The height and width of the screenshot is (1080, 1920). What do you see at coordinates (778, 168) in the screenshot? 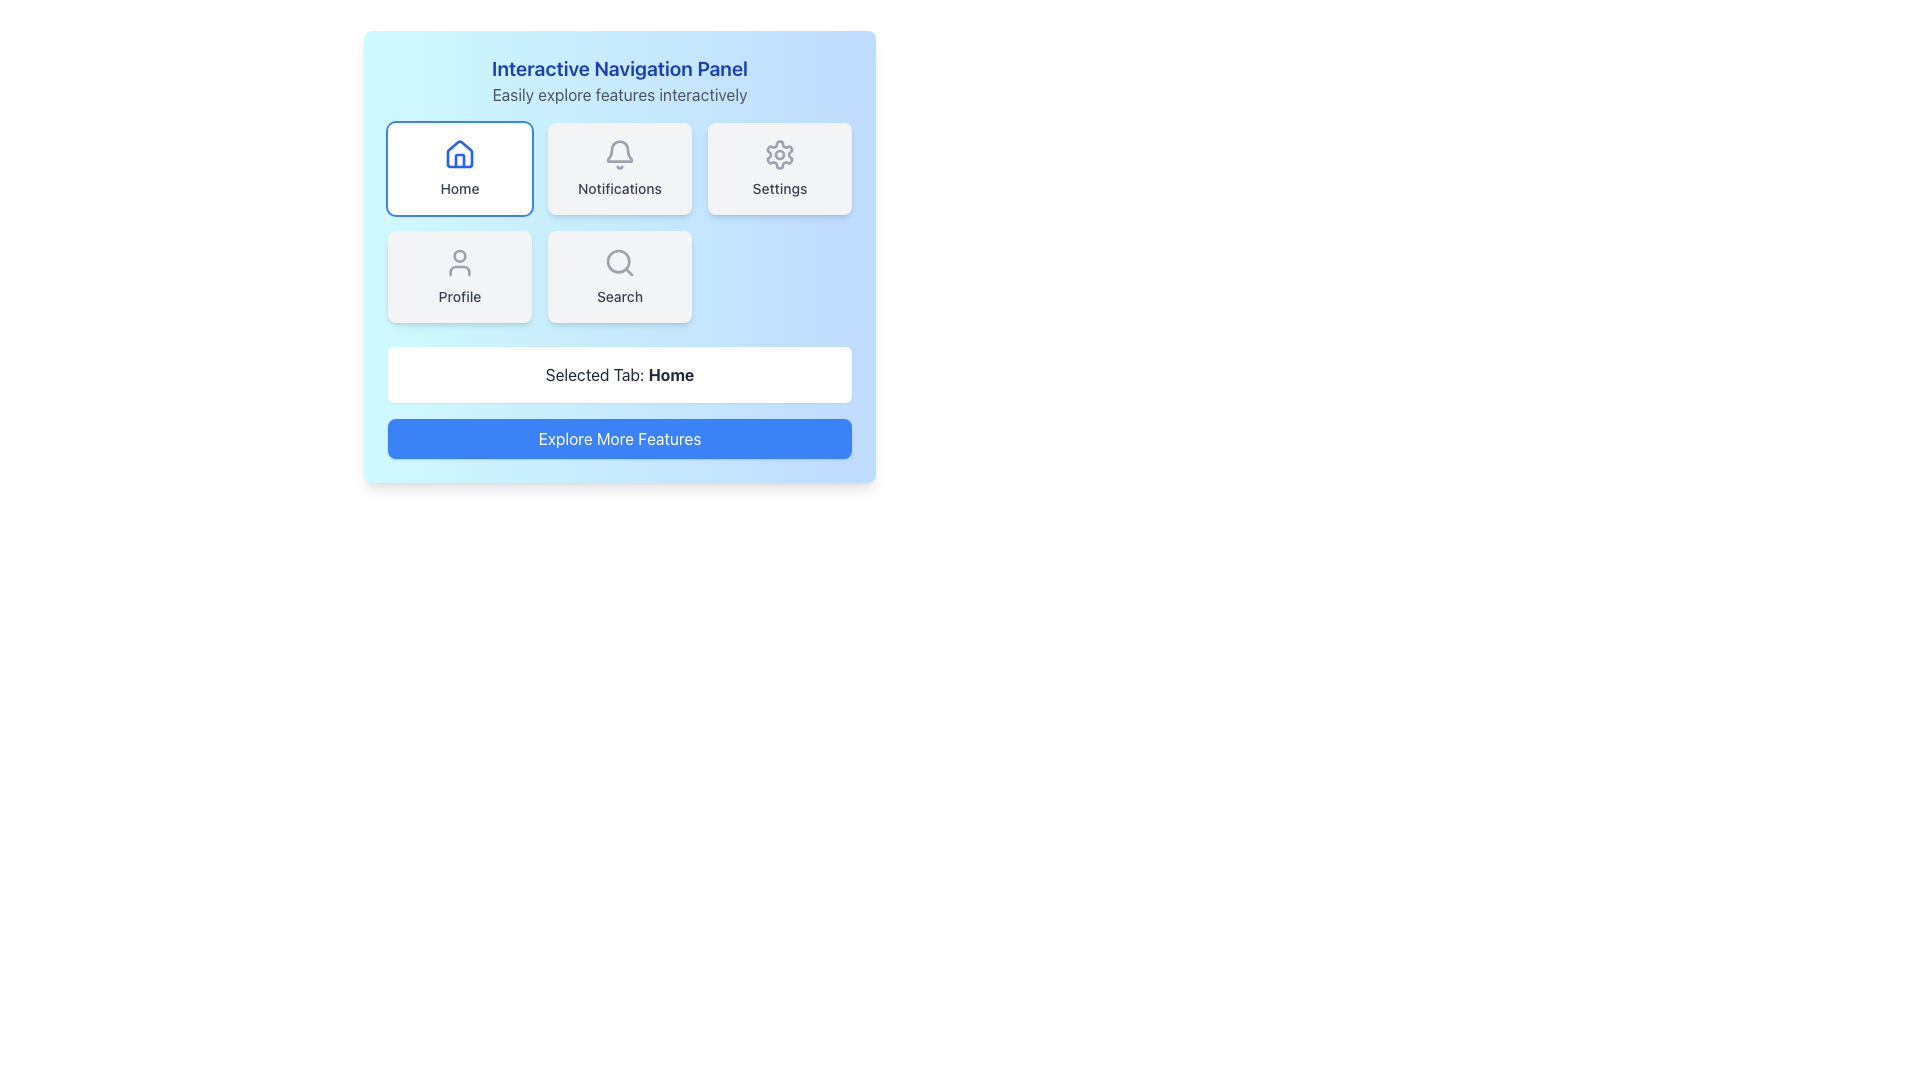
I see `the third navigation button in the first row of the grid layout for keyboard interaction` at bounding box center [778, 168].